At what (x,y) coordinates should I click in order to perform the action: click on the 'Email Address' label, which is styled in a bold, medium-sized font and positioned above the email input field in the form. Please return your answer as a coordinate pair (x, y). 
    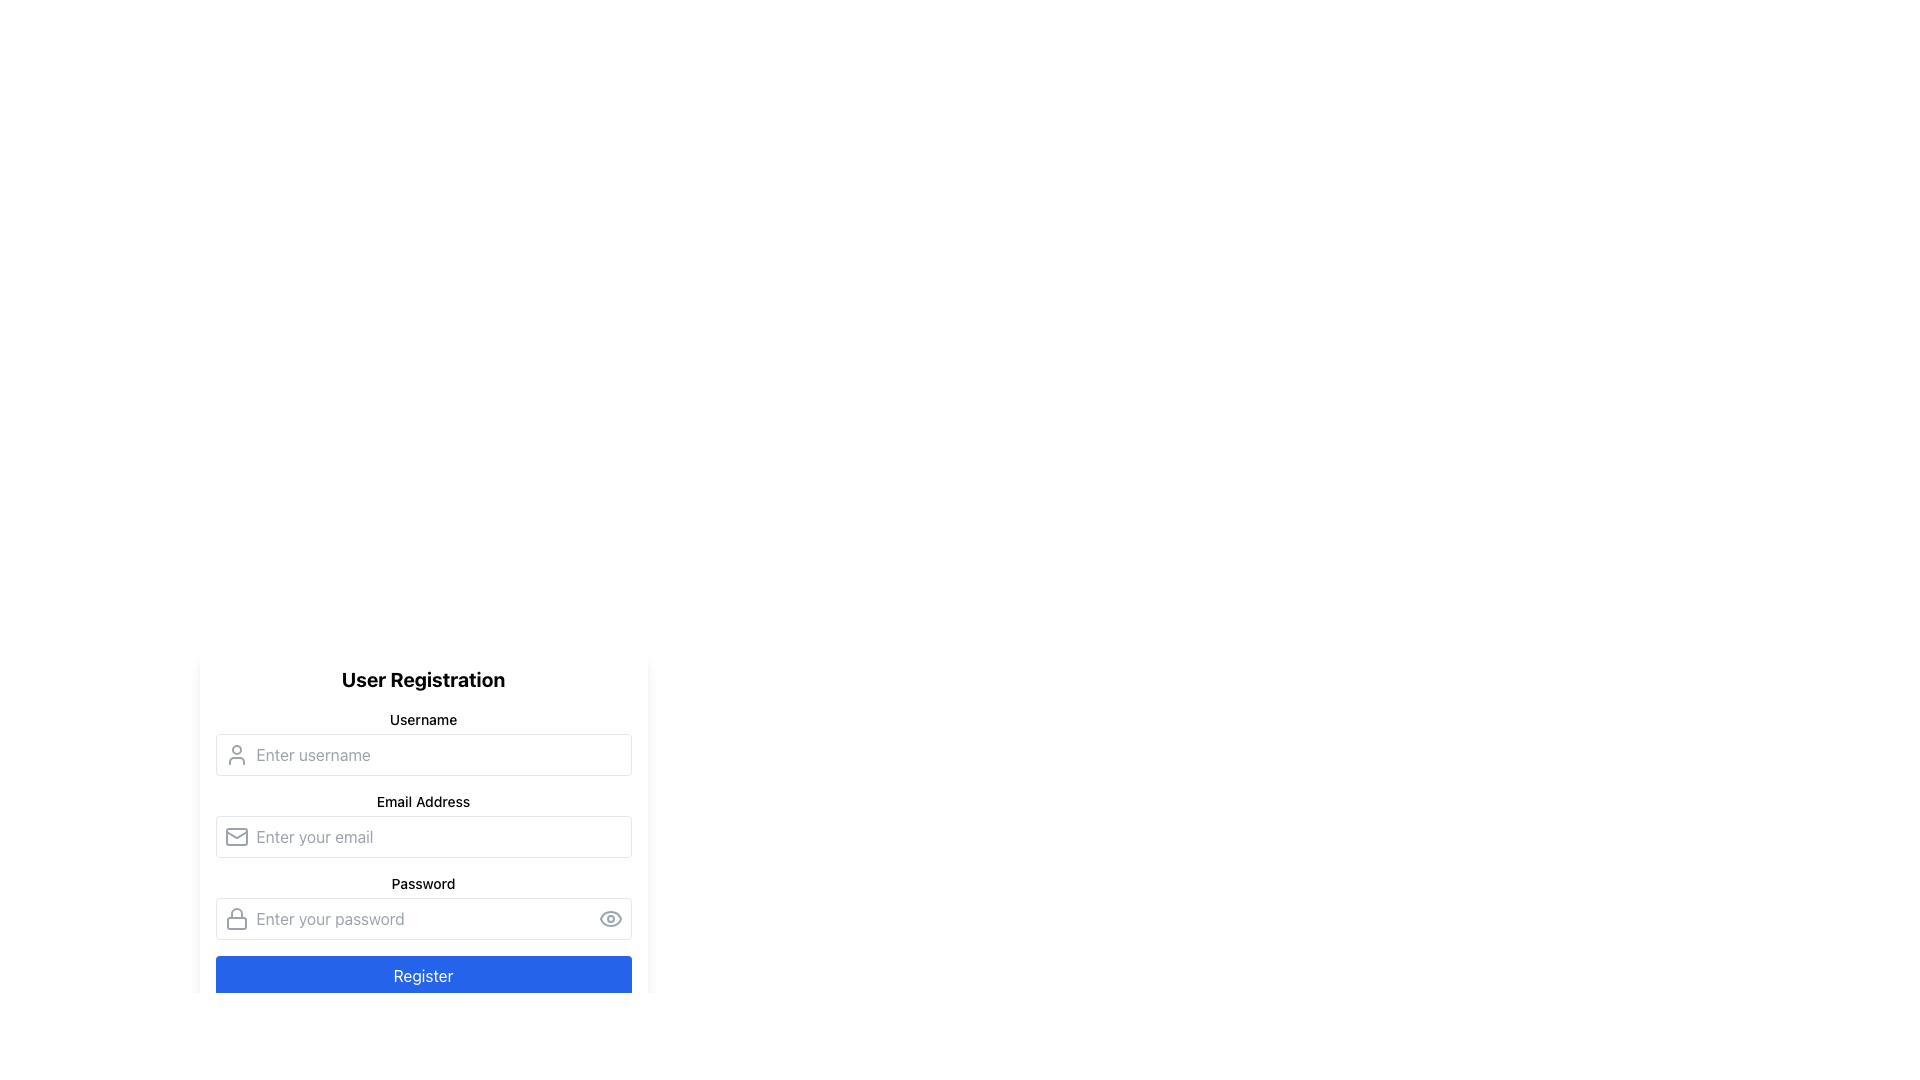
    Looking at the image, I should click on (422, 801).